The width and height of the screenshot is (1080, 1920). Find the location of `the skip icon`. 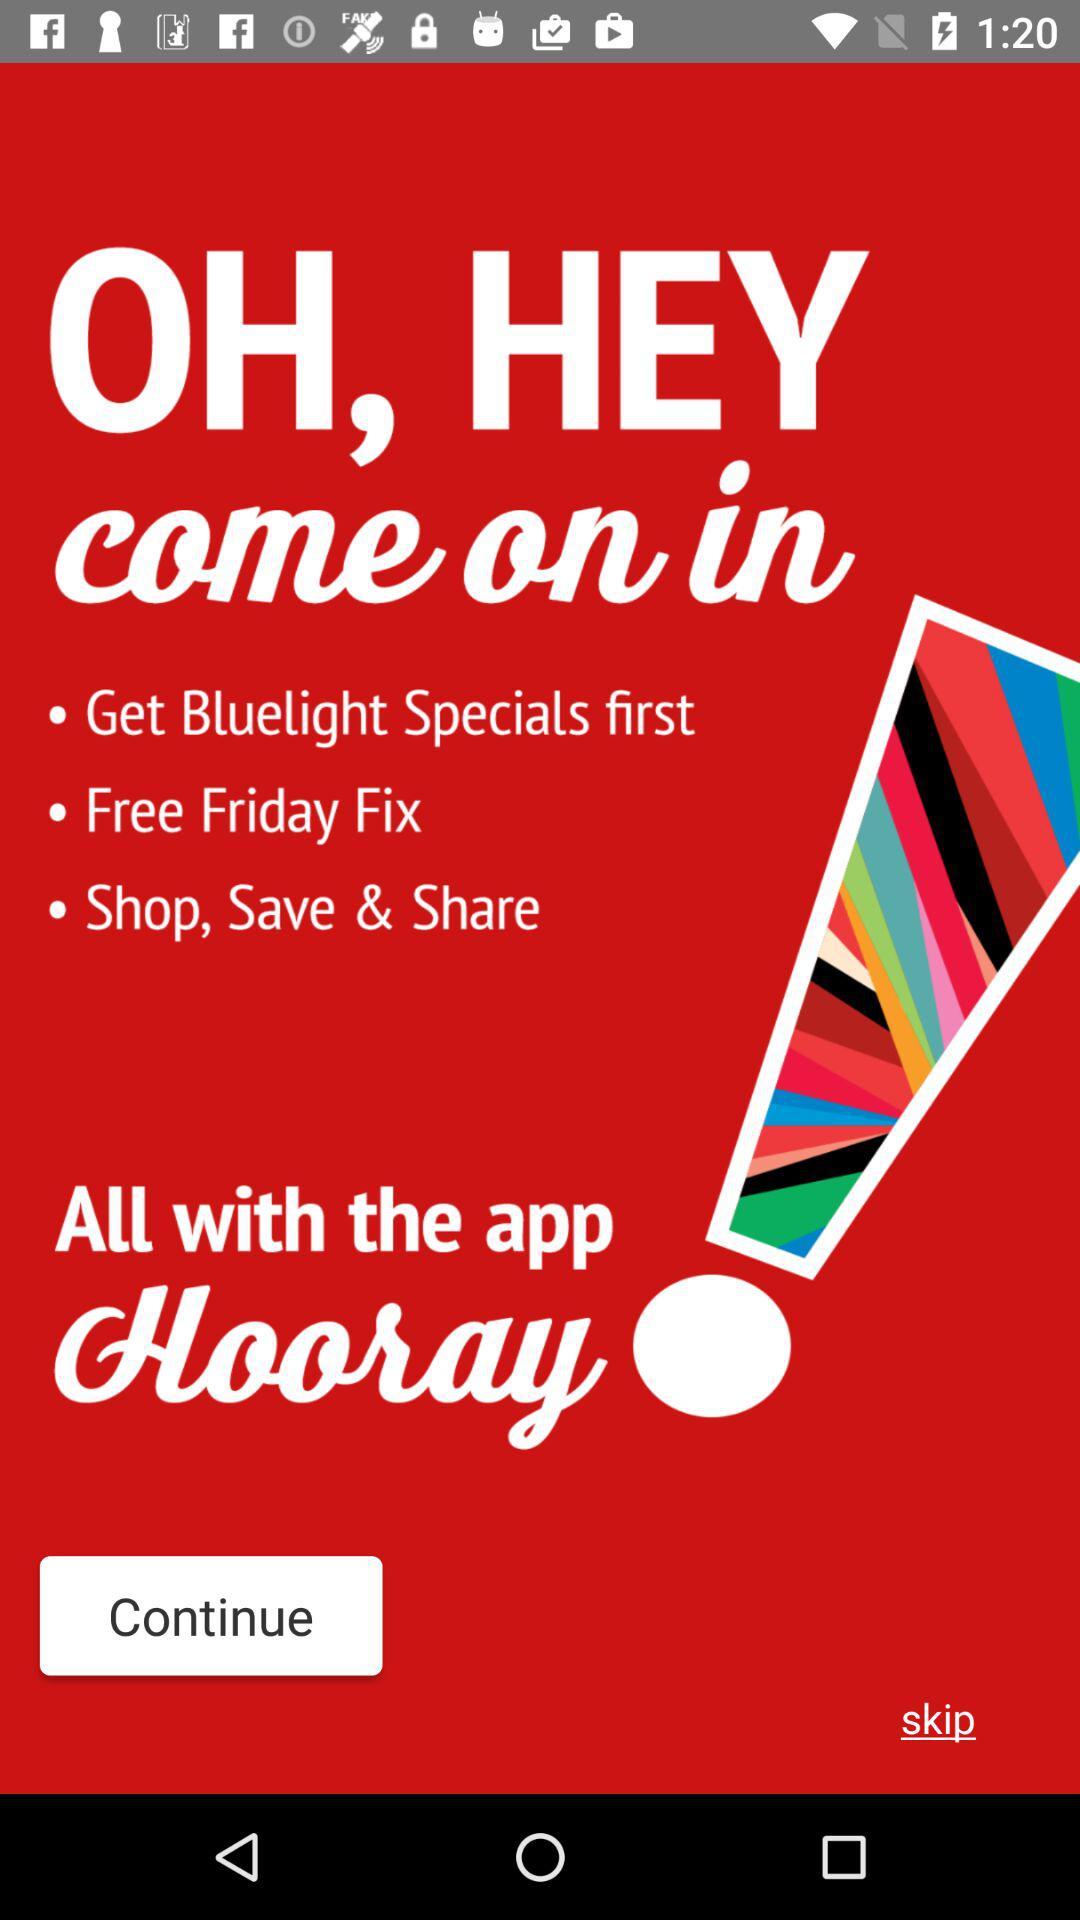

the skip icon is located at coordinates (938, 1716).